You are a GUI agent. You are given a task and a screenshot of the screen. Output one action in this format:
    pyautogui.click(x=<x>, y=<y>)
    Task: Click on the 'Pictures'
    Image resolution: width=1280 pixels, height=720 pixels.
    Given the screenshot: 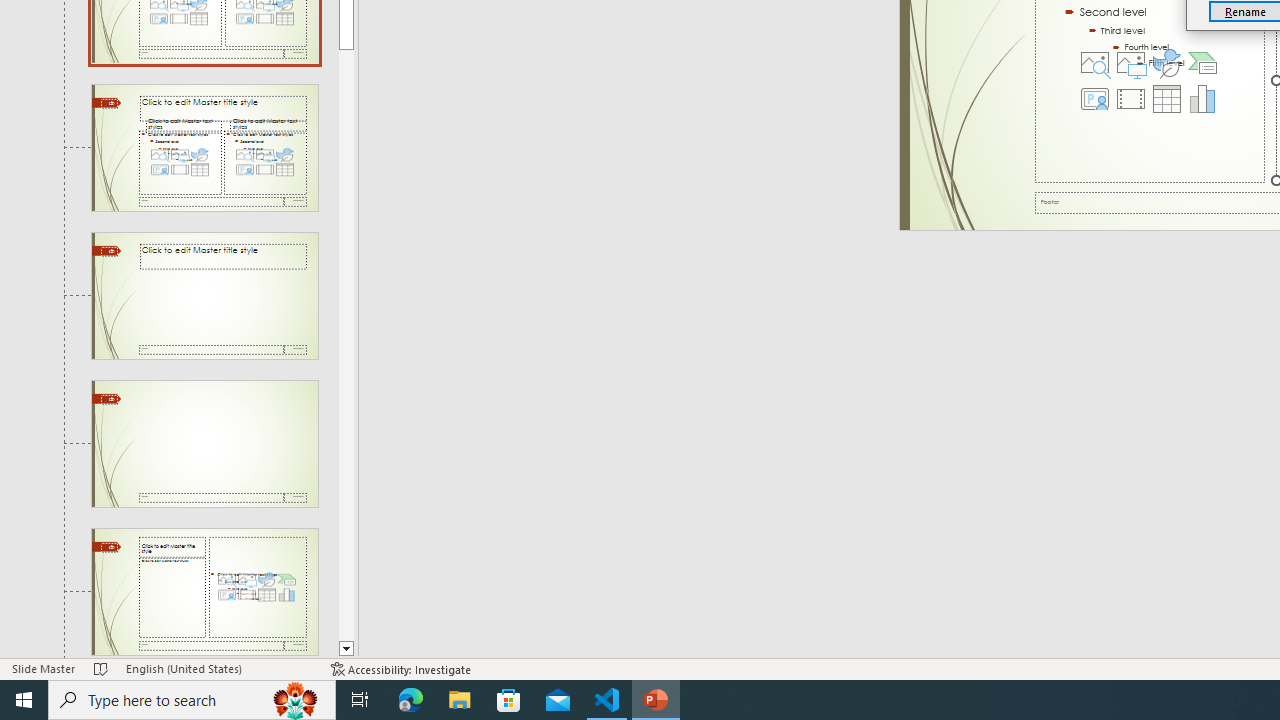 What is the action you would take?
    pyautogui.click(x=1130, y=61)
    